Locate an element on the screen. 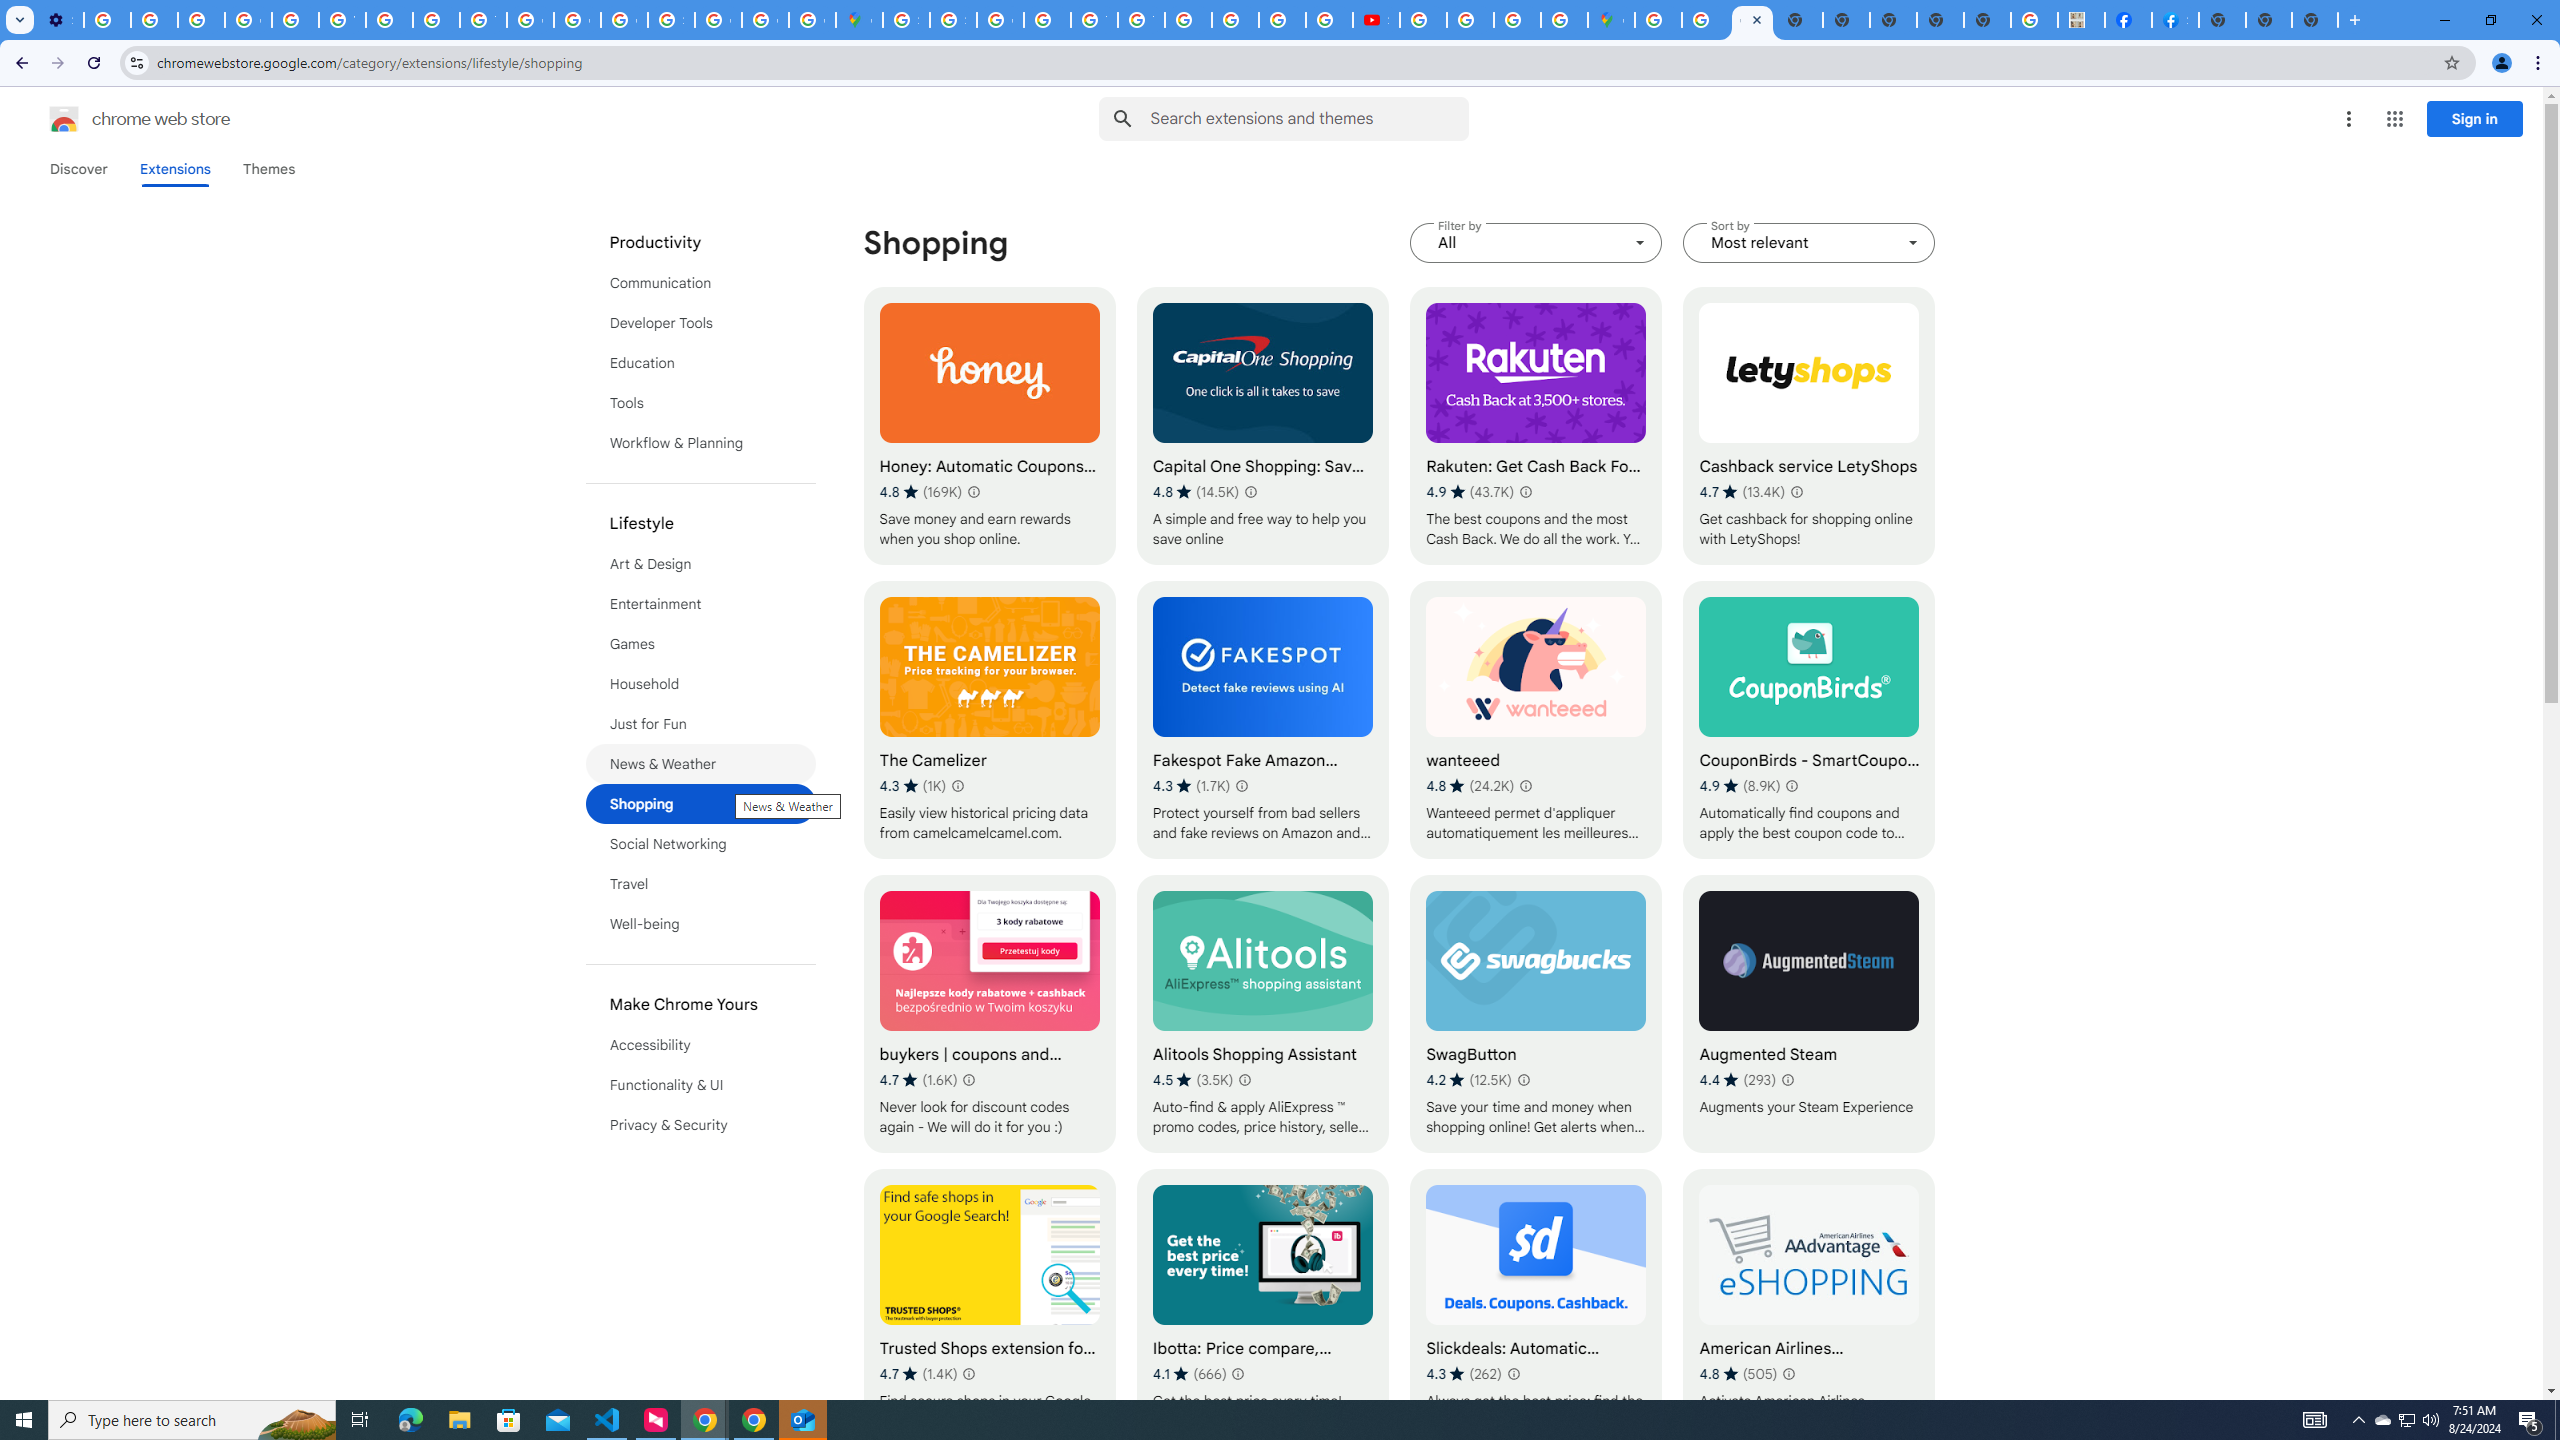 This screenshot has height=1440, width=2560. 'Functionality & UI' is located at coordinates (701, 1084).